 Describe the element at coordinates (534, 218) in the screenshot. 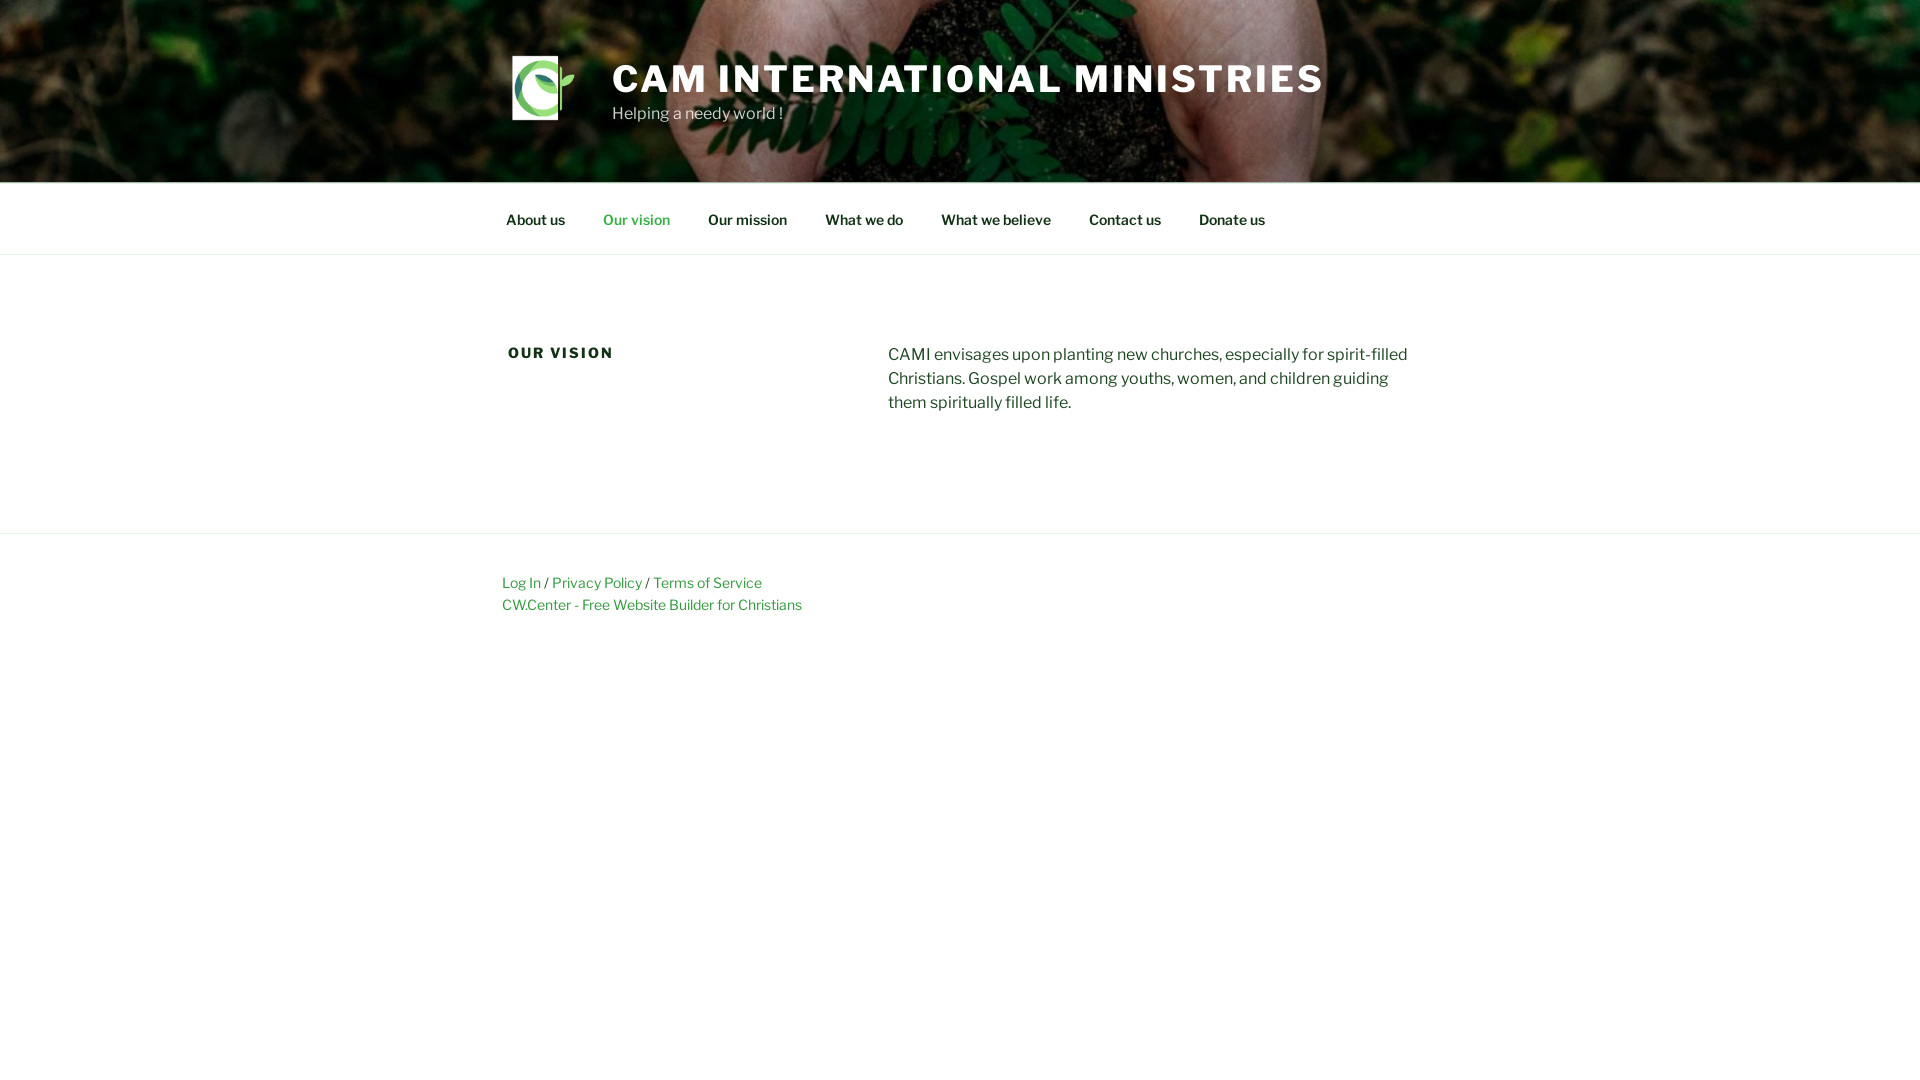

I see `'About us'` at that location.